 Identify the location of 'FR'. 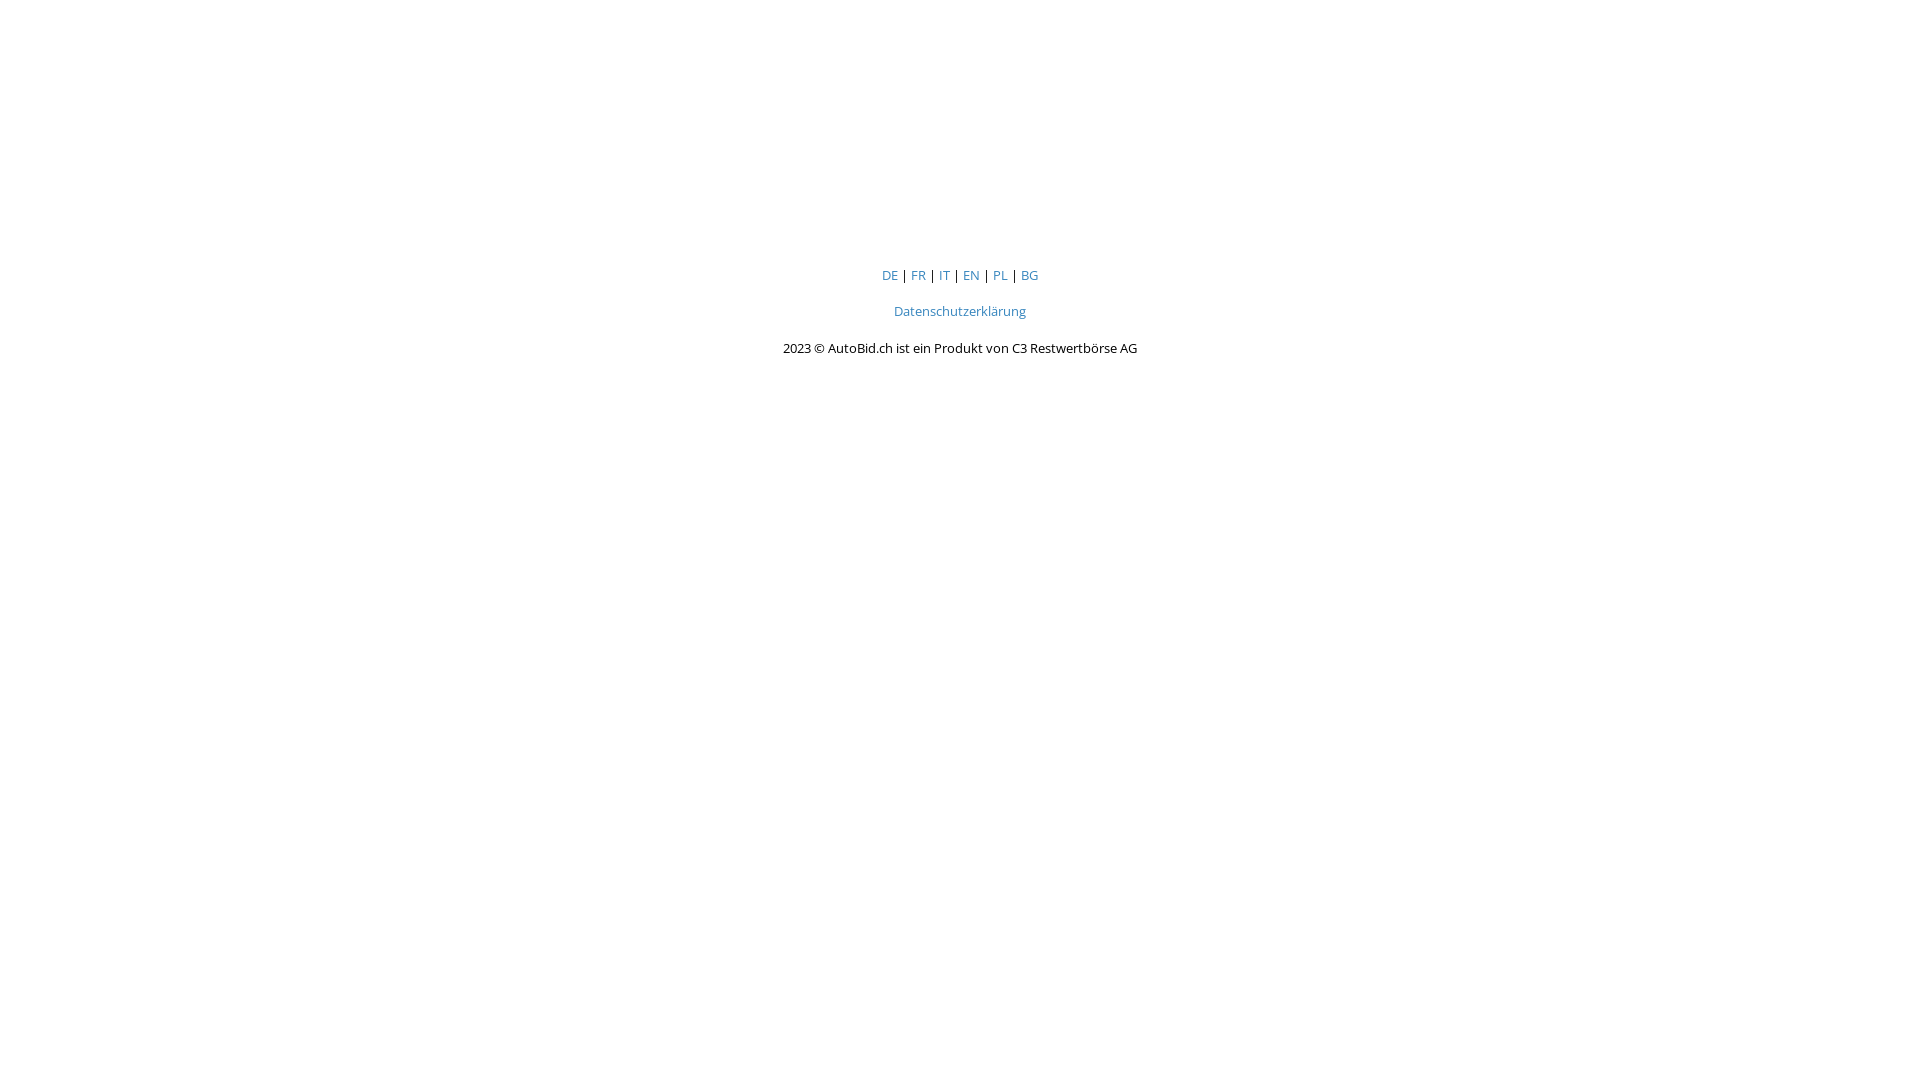
(917, 274).